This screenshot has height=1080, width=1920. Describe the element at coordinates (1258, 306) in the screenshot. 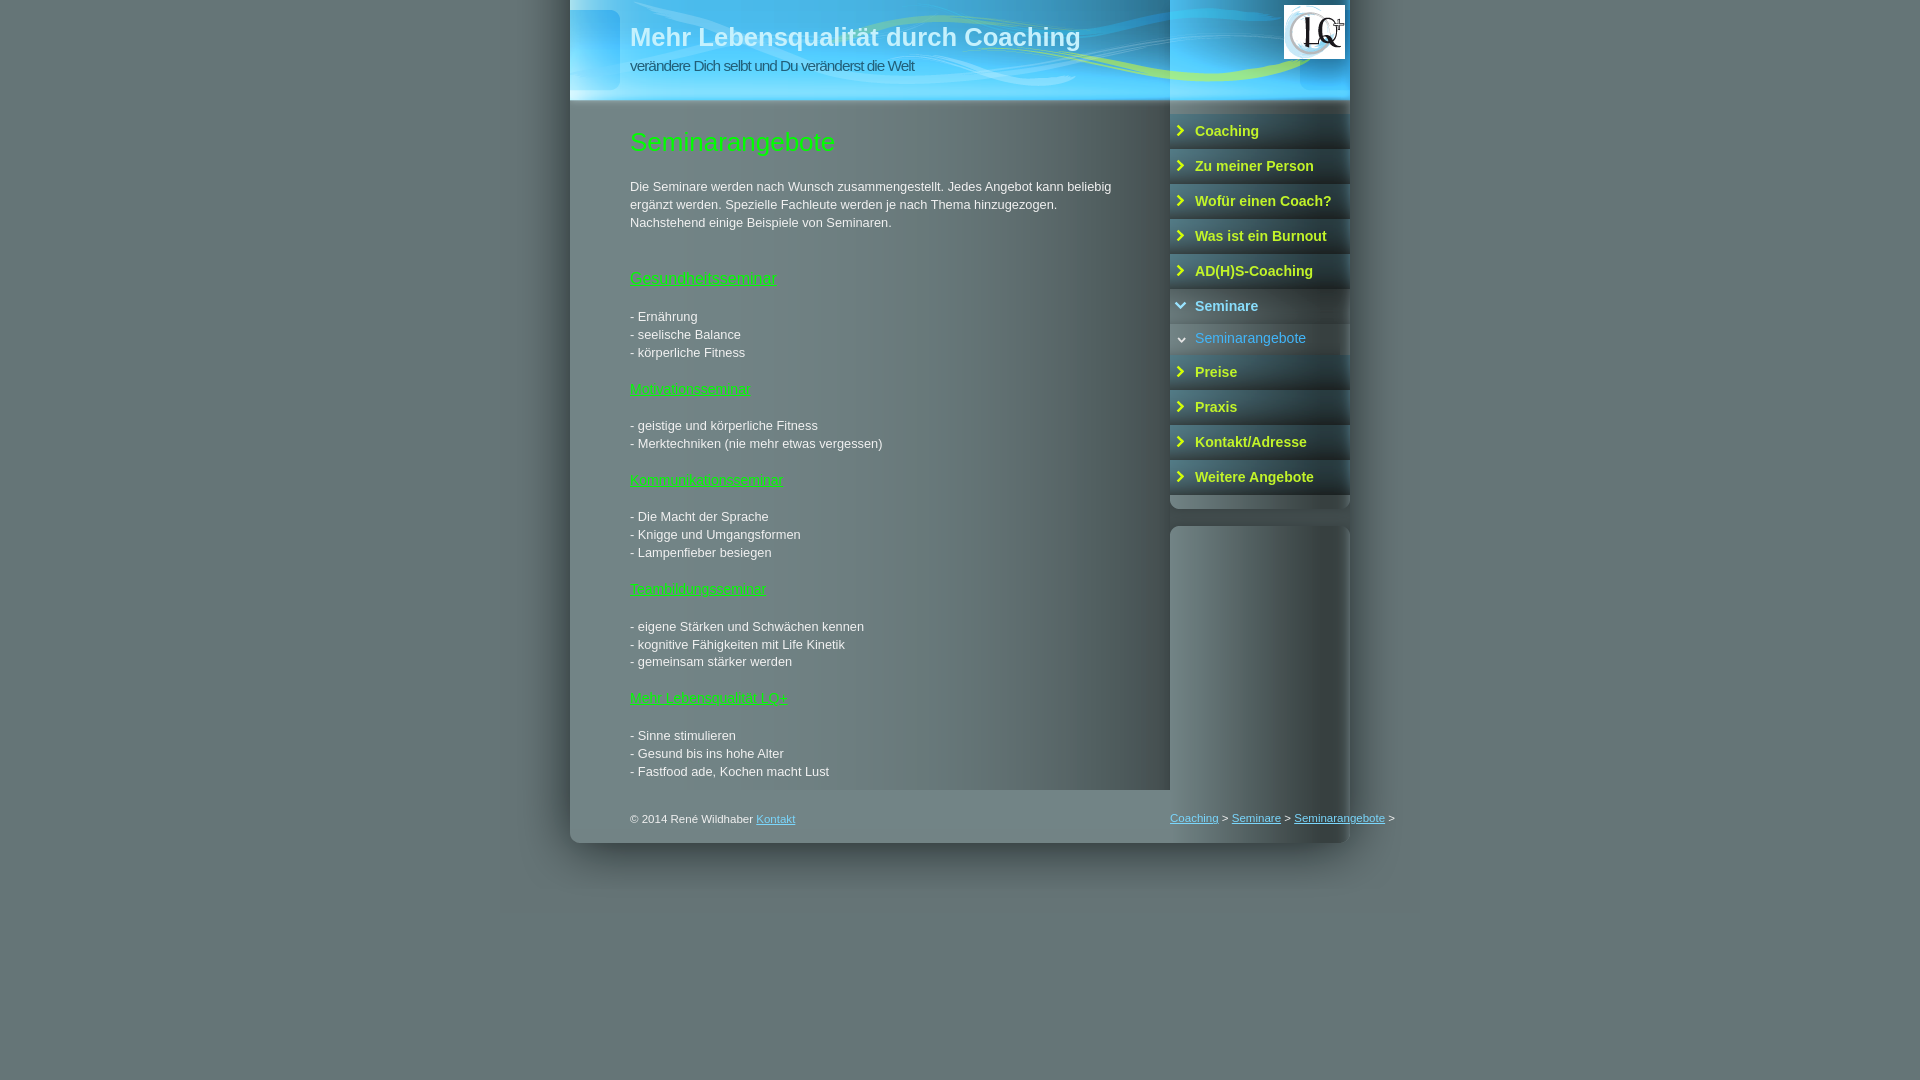

I see `'Seminare'` at that location.